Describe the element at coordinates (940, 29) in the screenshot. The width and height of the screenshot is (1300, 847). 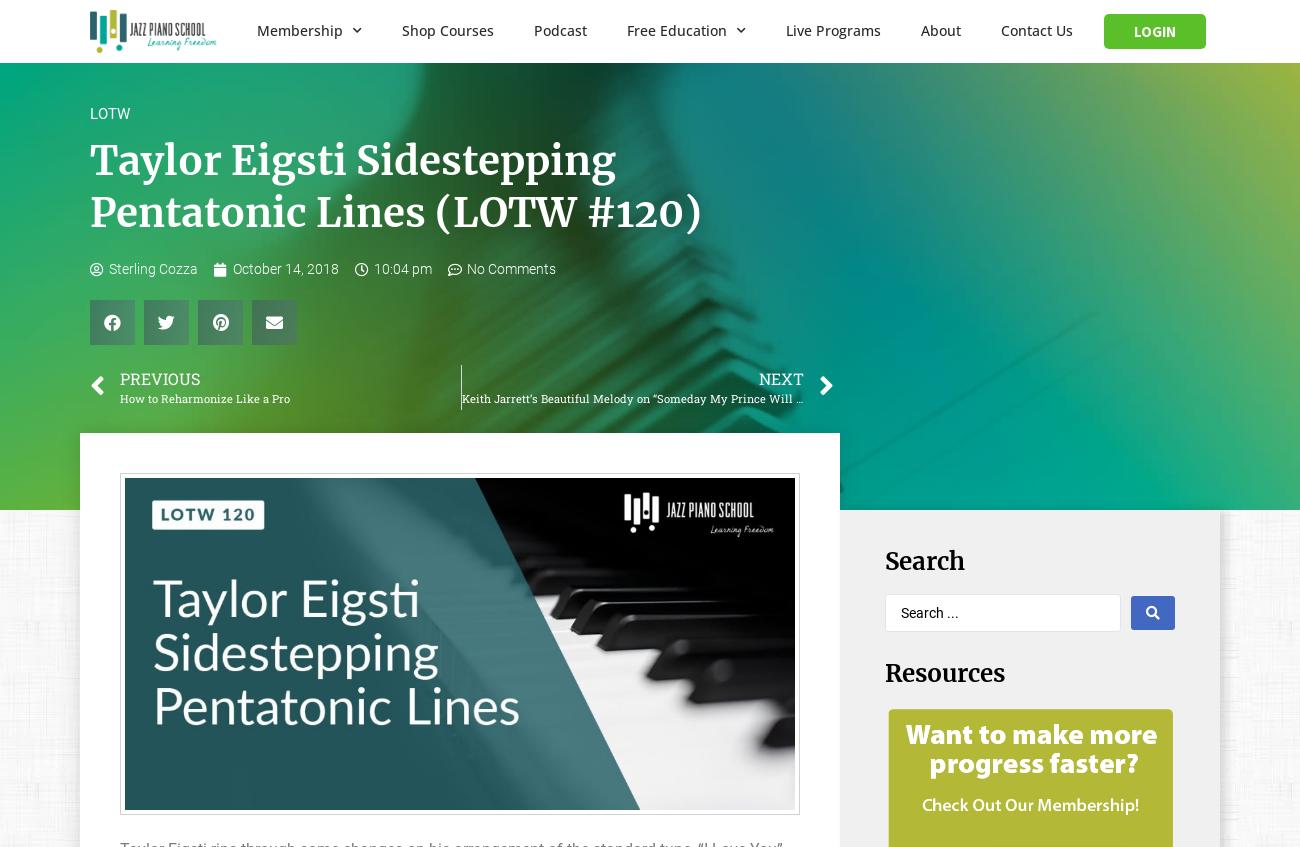
I see `'About'` at that location.